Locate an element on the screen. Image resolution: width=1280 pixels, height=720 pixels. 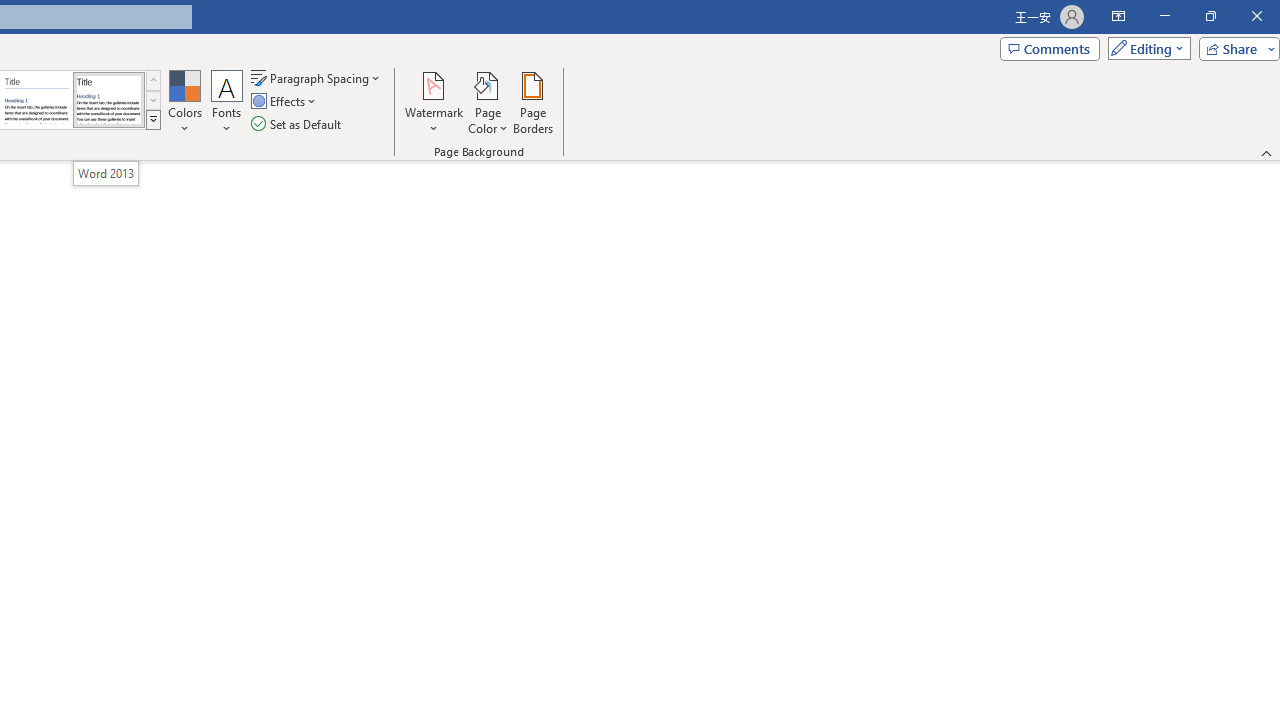
'Editing' is located at coordinates (1144, 47).